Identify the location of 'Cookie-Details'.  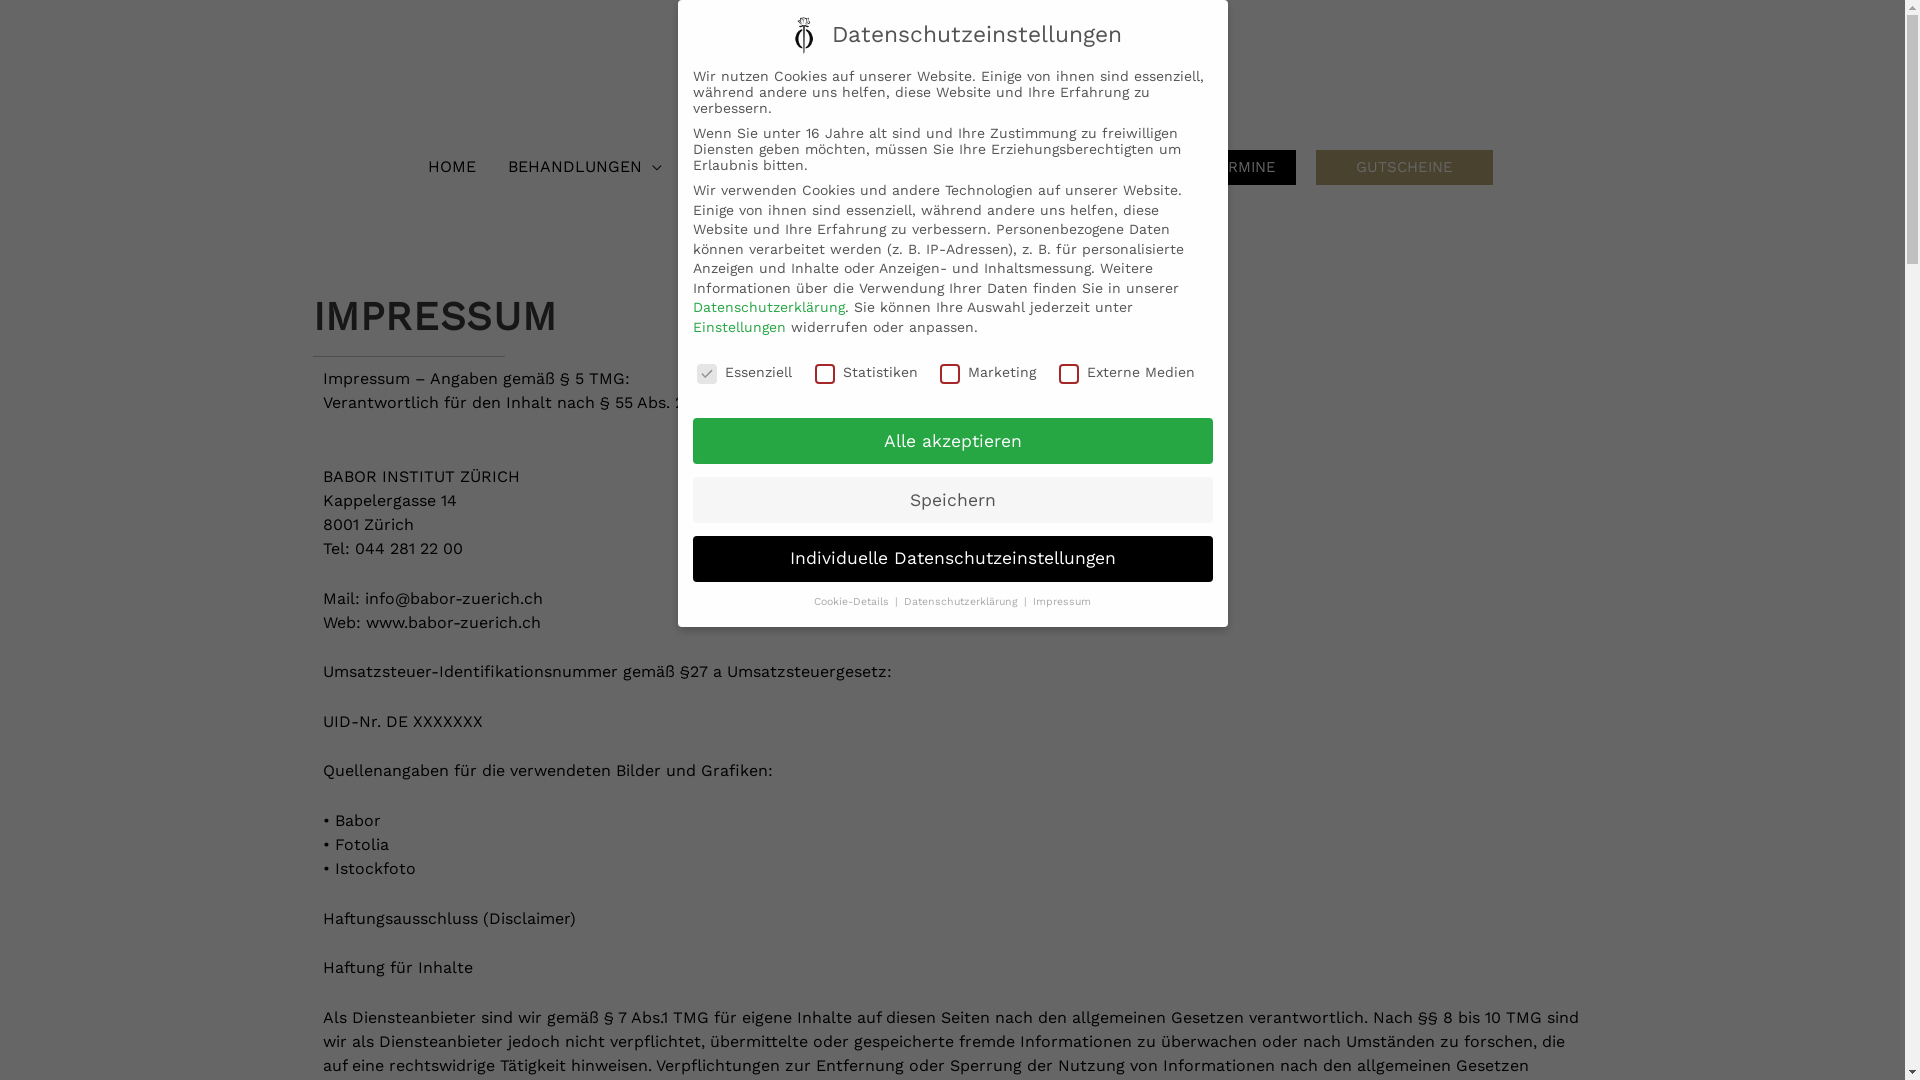
(814, 600).